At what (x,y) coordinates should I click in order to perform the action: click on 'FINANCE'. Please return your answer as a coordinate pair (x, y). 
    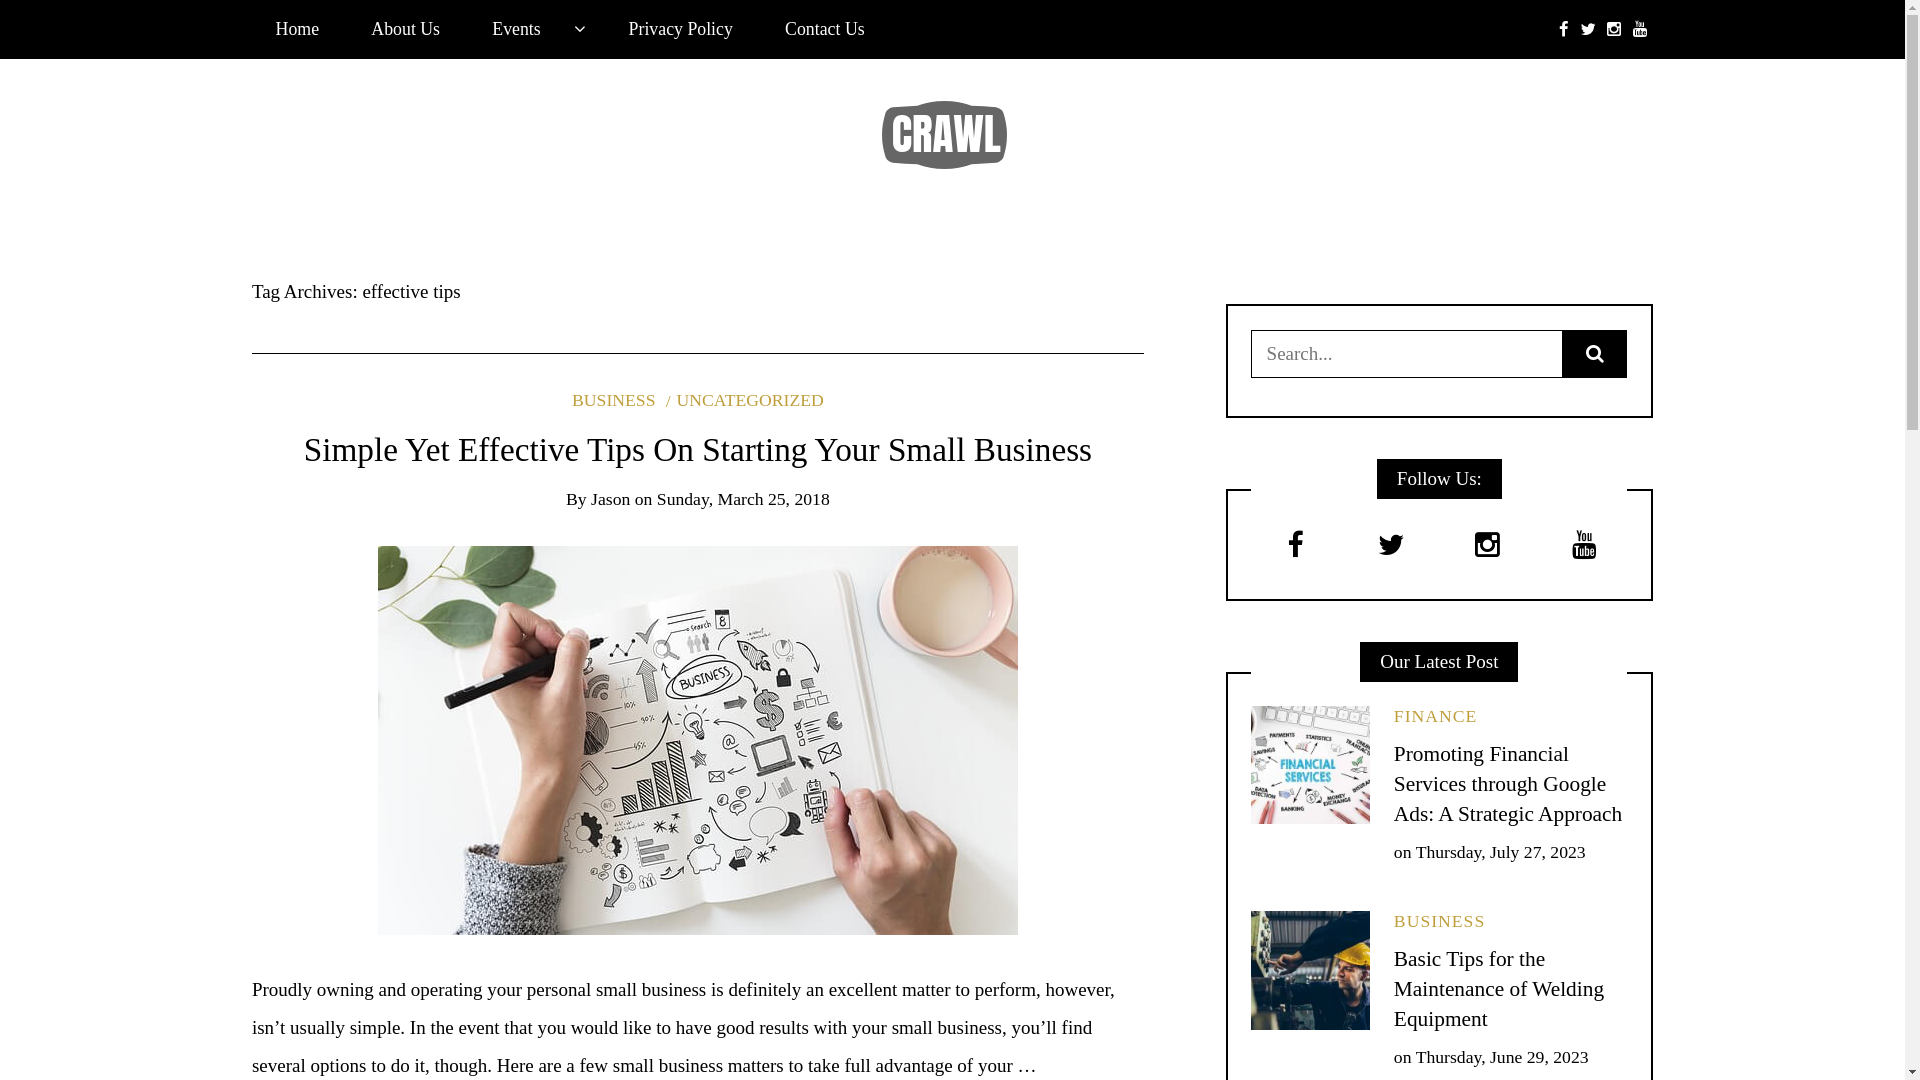
    Looking at the image, I should click on (1392, 715).